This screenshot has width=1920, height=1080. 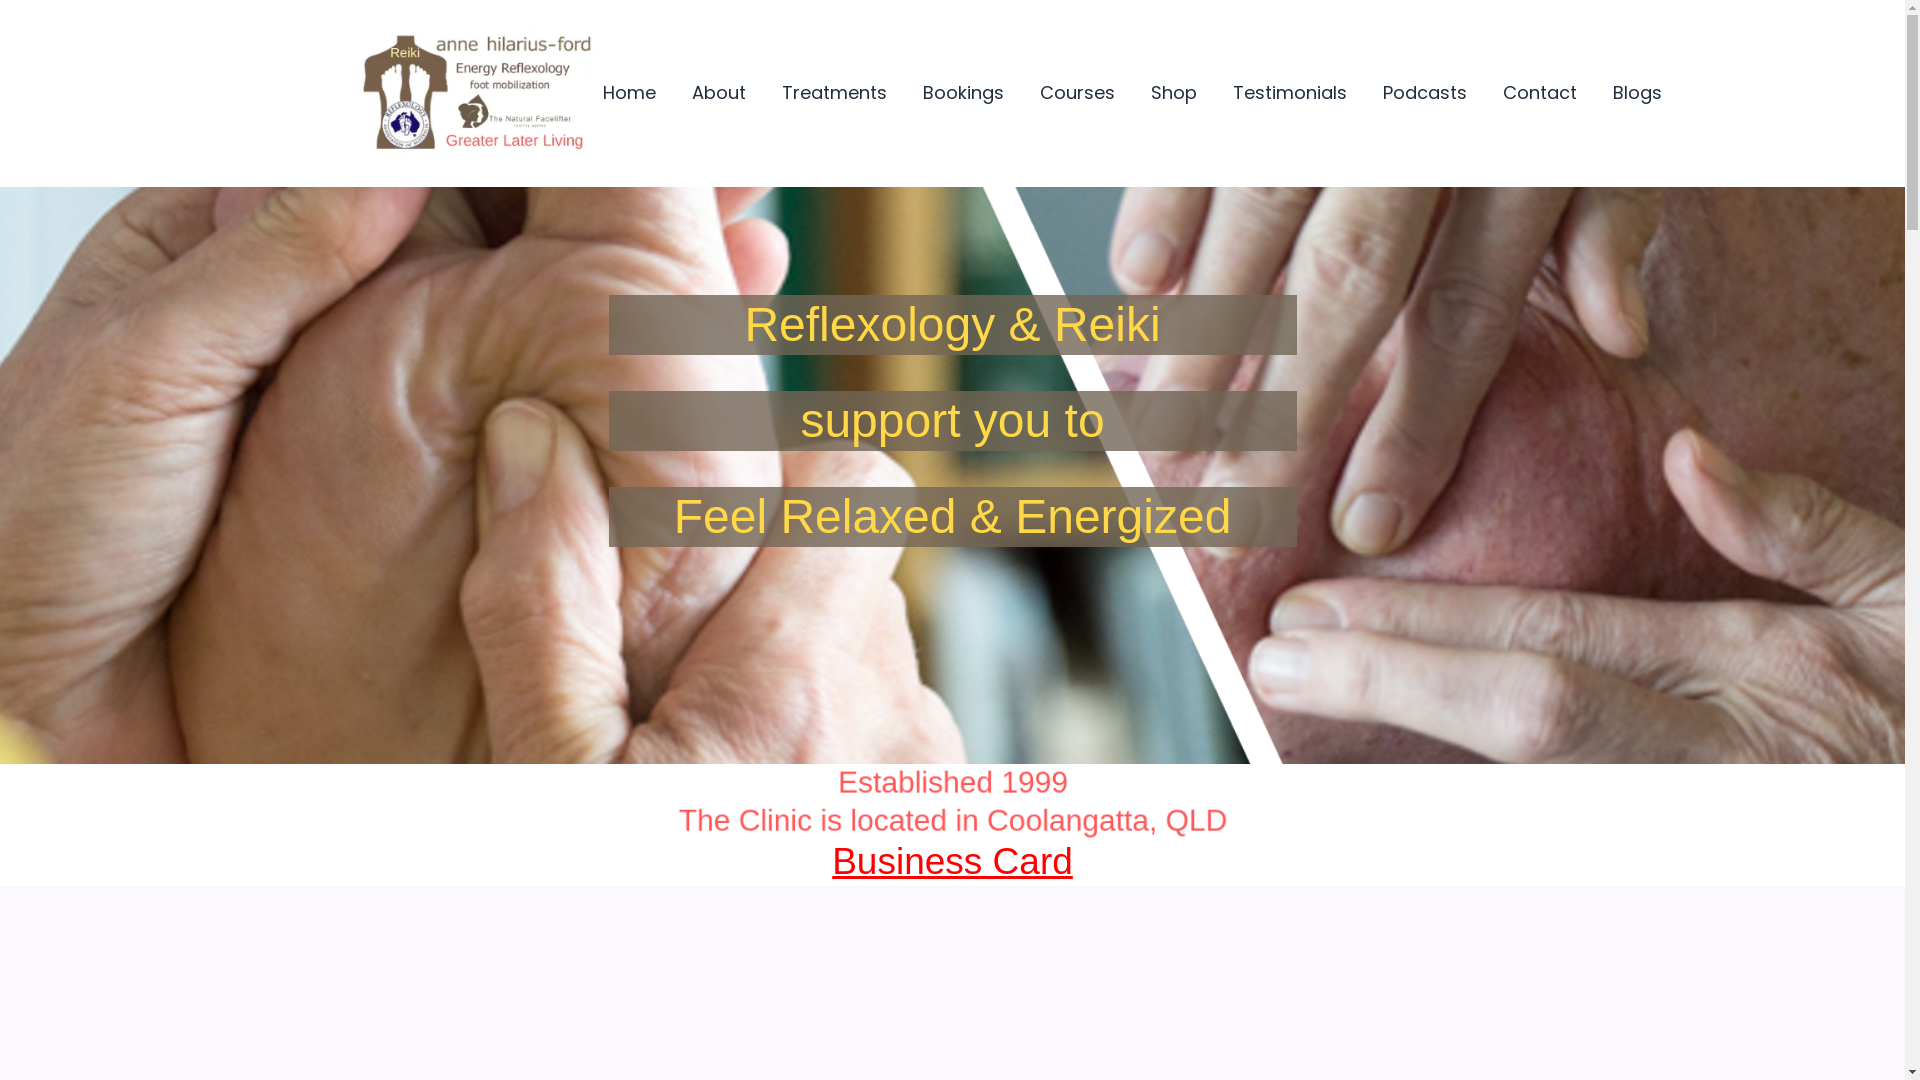 What do you see at coordinates (719, 93) in the screenshot?
I see `'About'` at bounding box center [719, 93].